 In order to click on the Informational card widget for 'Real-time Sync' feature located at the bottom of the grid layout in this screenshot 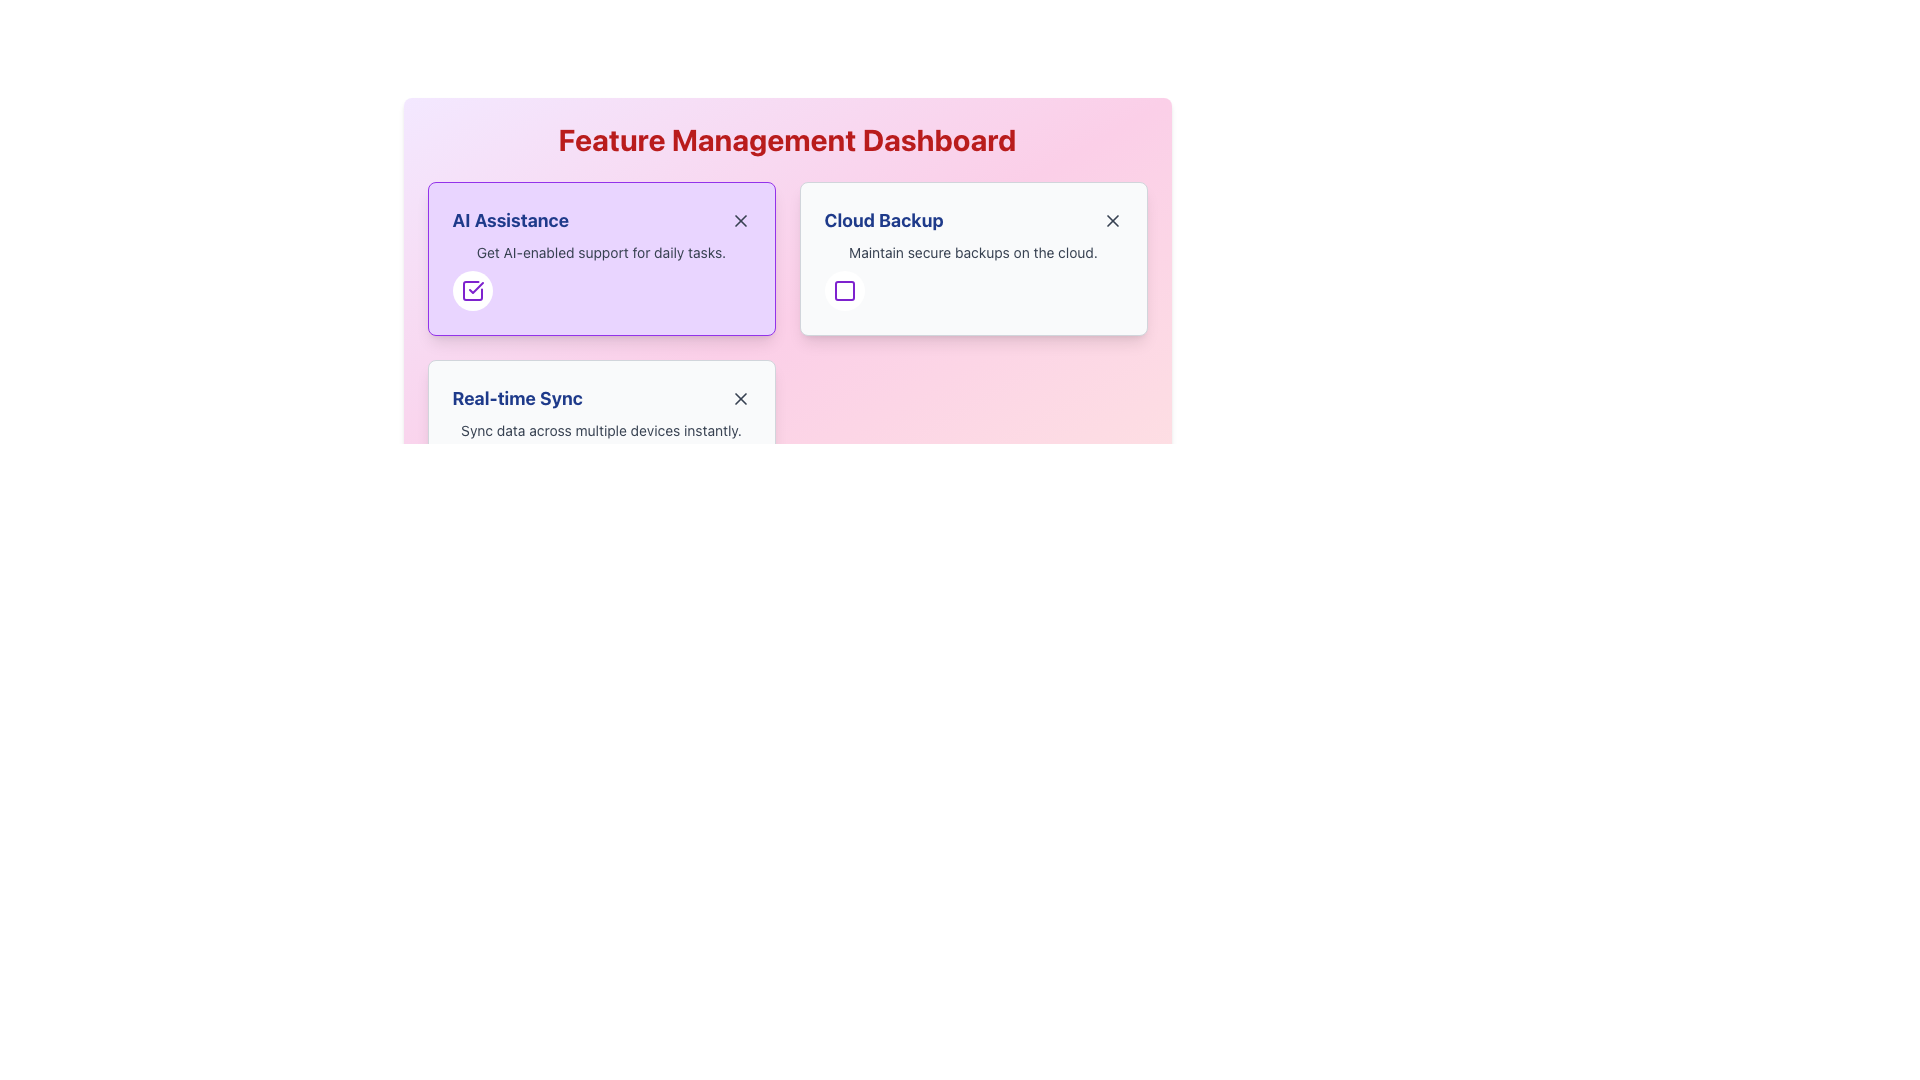, I will do `click(600, 435)`.